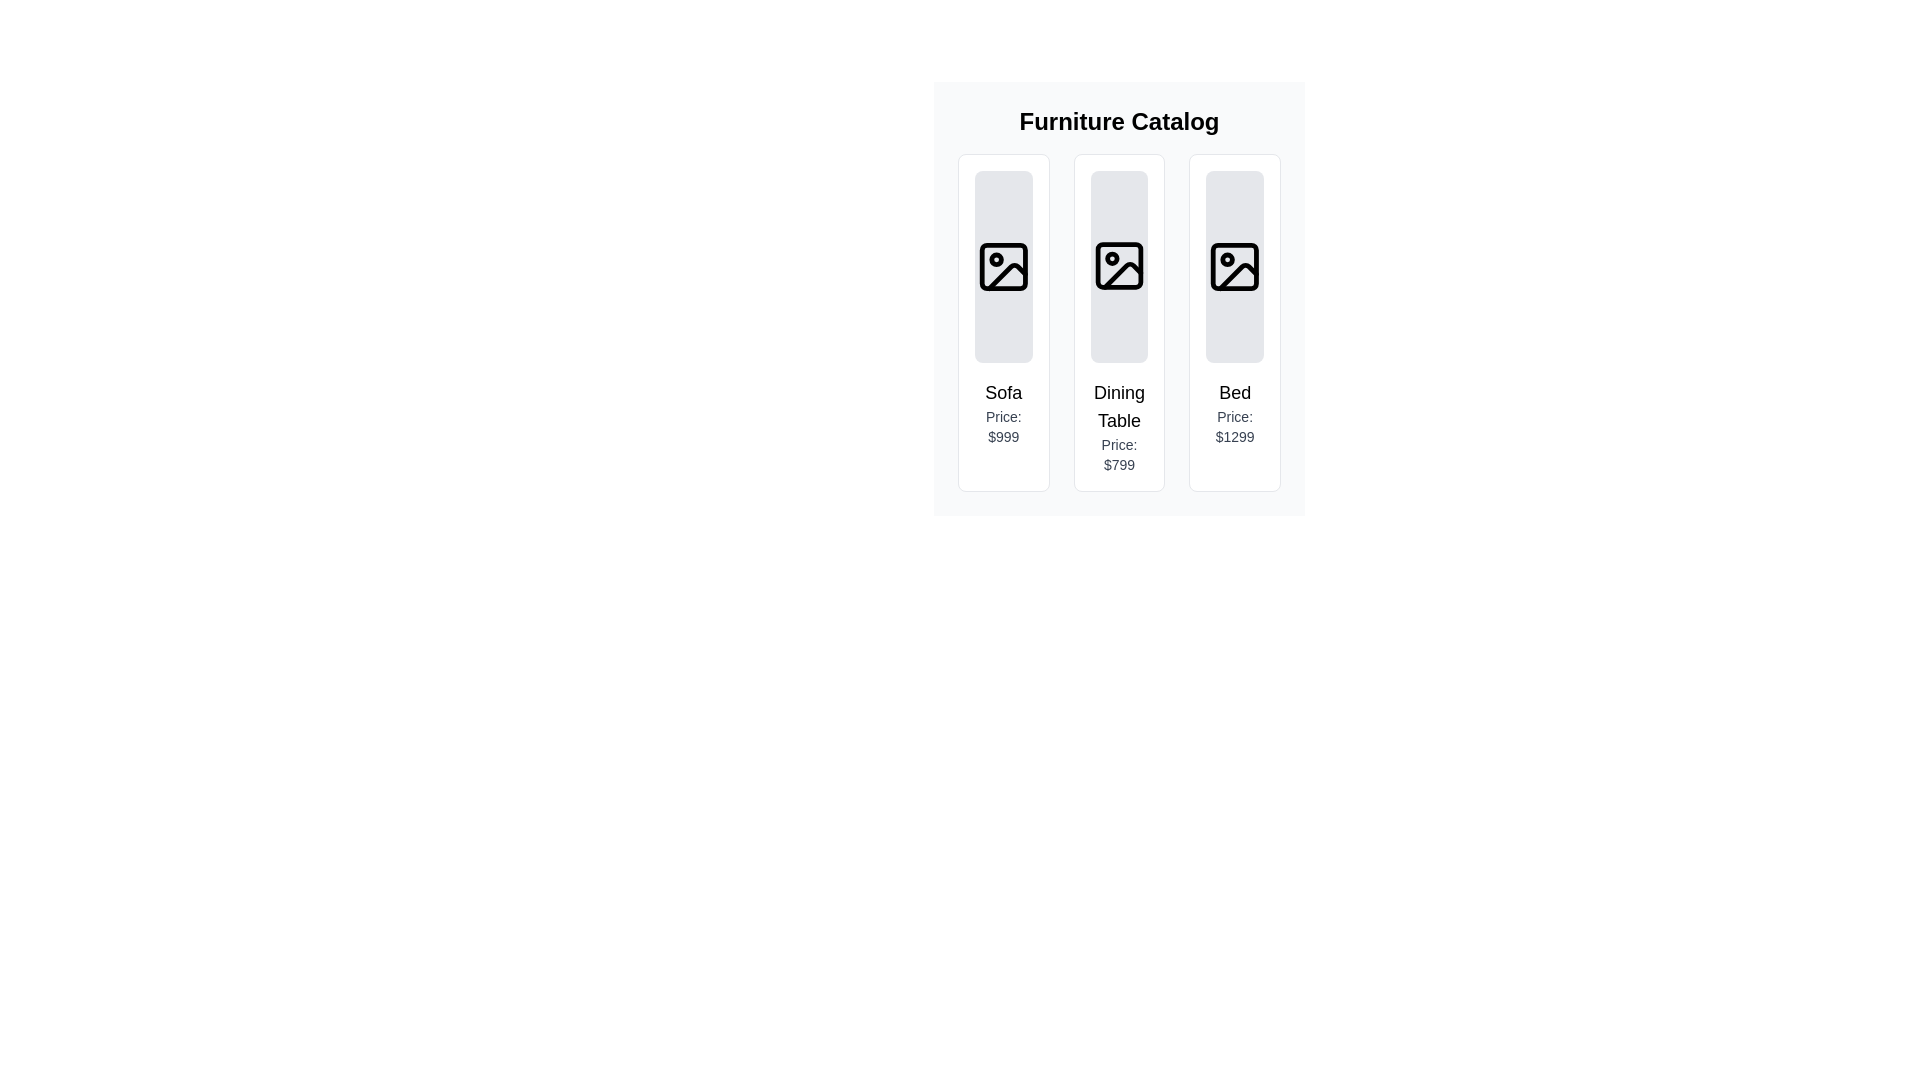  Describe the element at coordinates (1118, 265) in the screenshot. I see `the image placeholder representing the 'Dining Table' product in the furniture catalog, located in the top section of the panel` at that location.